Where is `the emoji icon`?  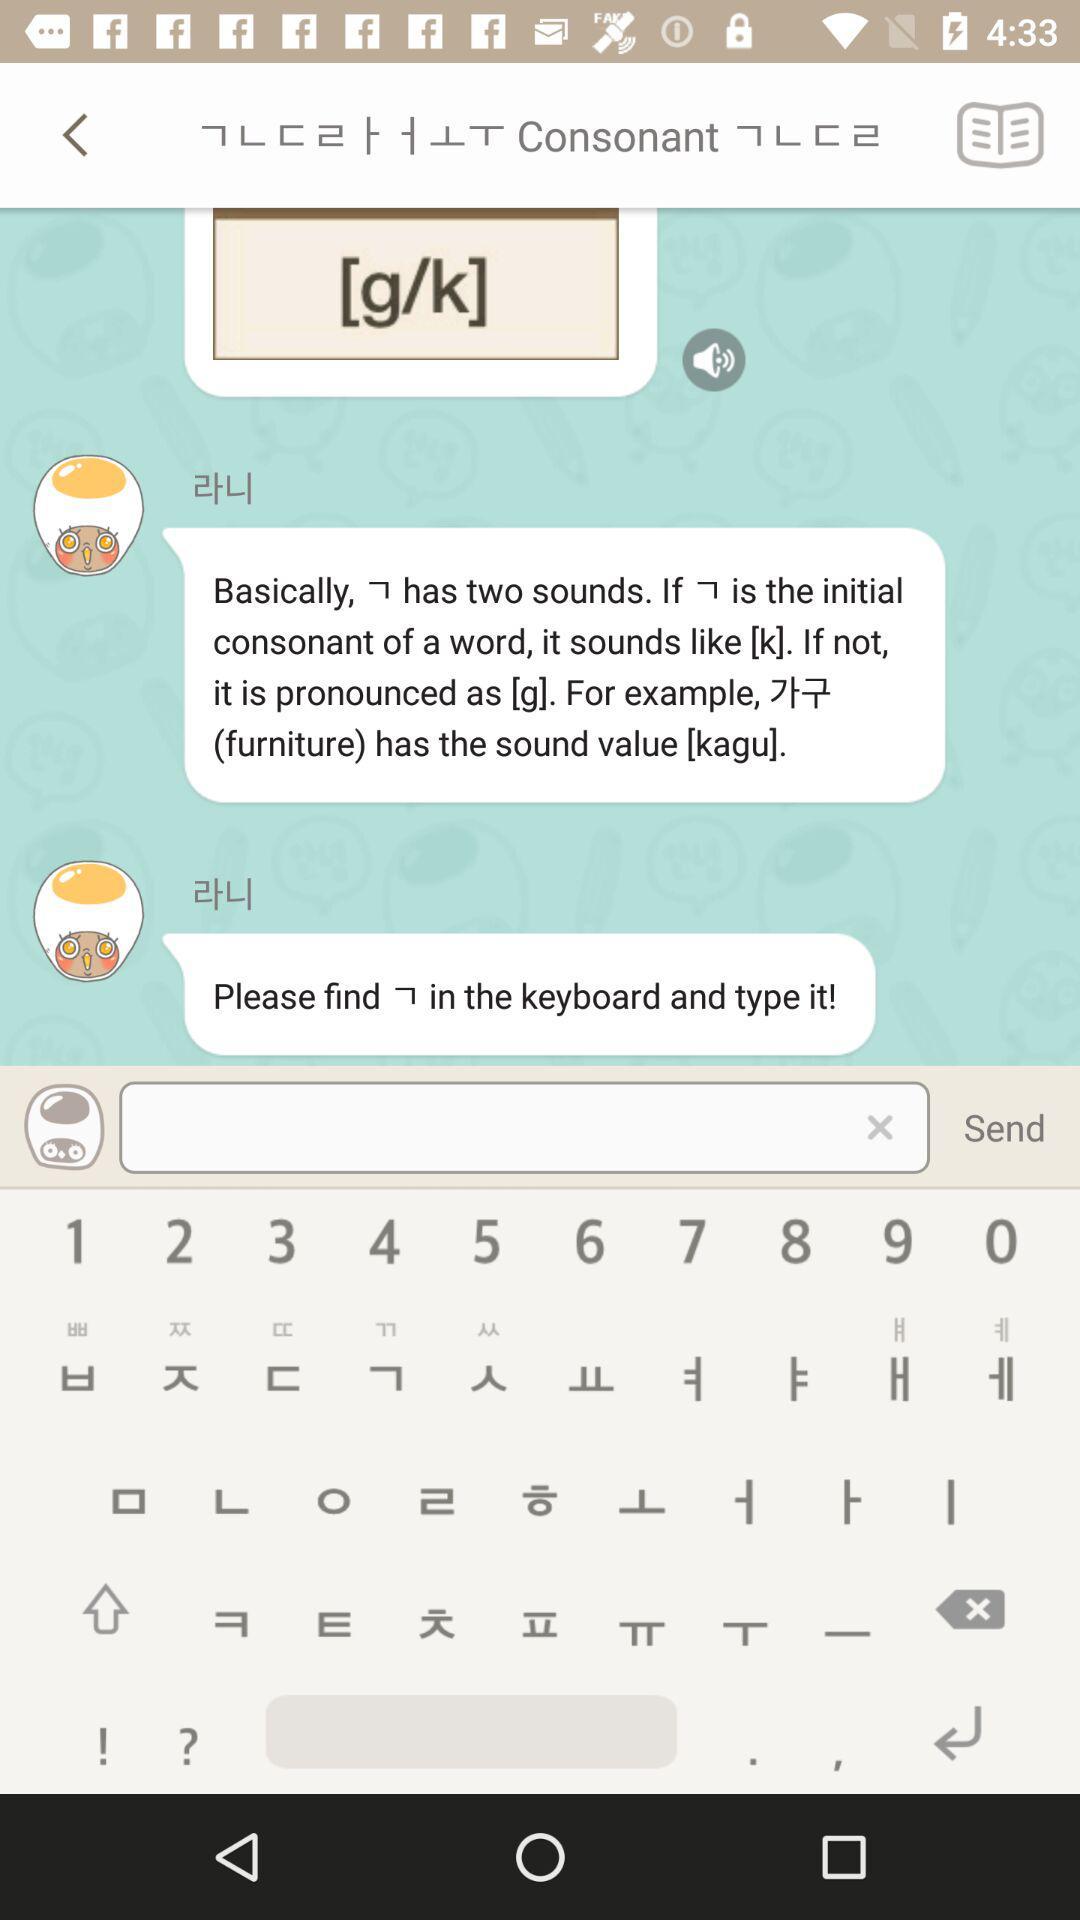 the emoji icon is located at coordinates (898, 1244).